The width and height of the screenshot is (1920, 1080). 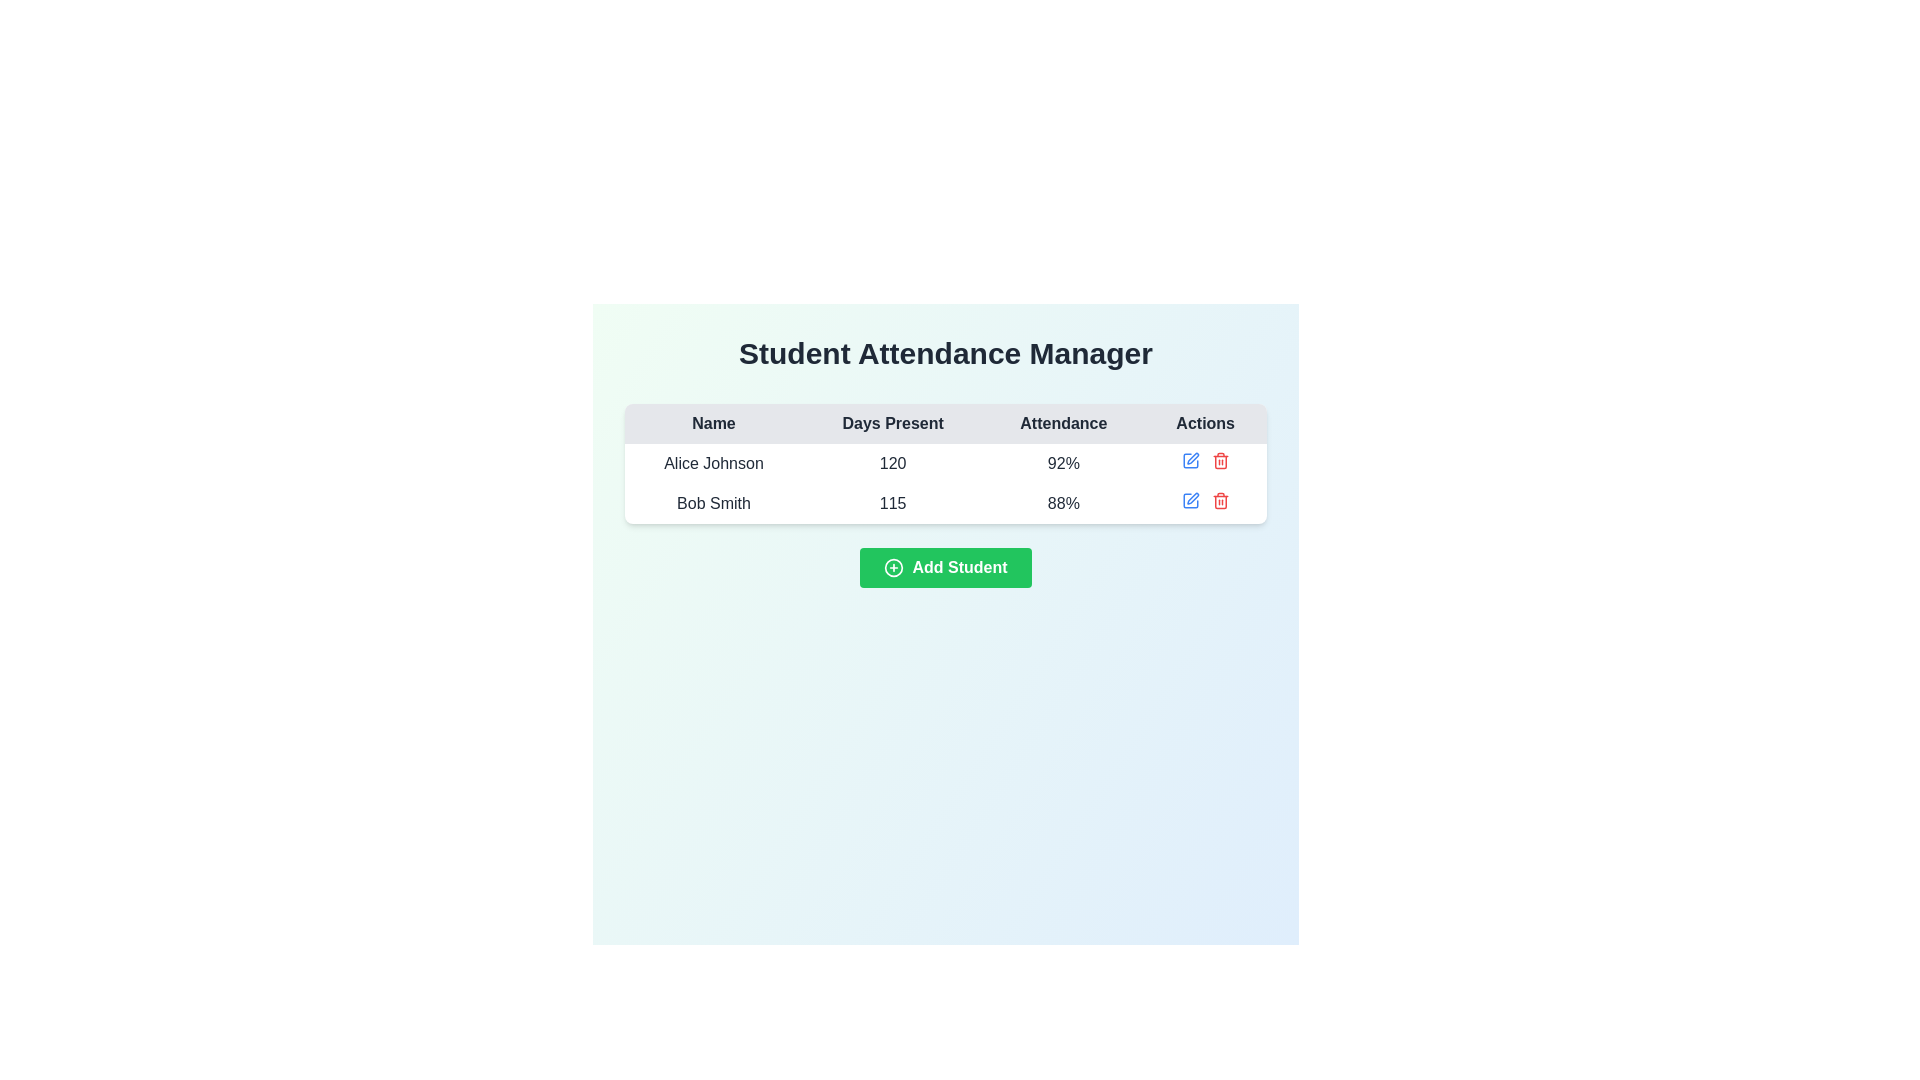 I want to click on the icon representing the action to add a new student, which has a plus sign and is located to the left of the 'Add Student' text within the button, so click(x=893, y=567).